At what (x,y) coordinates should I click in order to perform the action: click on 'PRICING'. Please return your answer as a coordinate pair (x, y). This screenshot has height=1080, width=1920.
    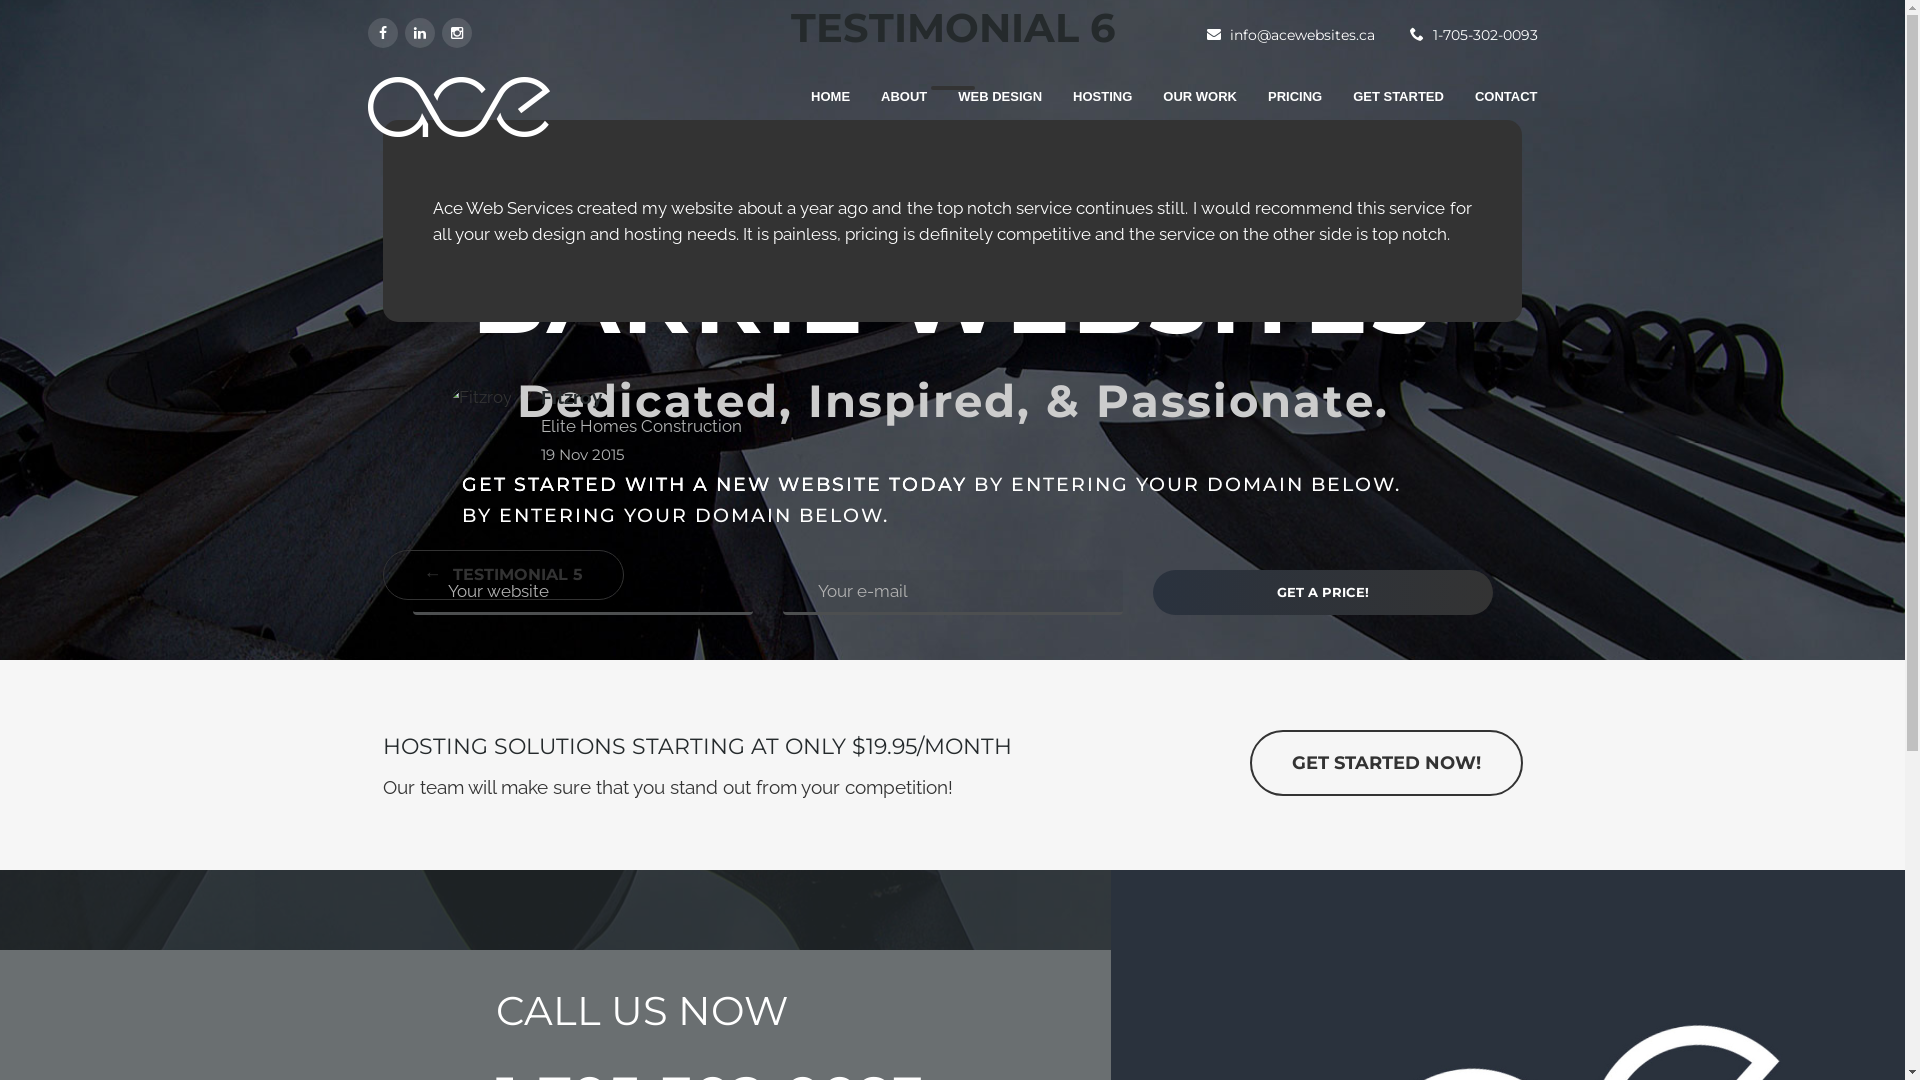
    Looking at the image, I should click on (1280, 107).